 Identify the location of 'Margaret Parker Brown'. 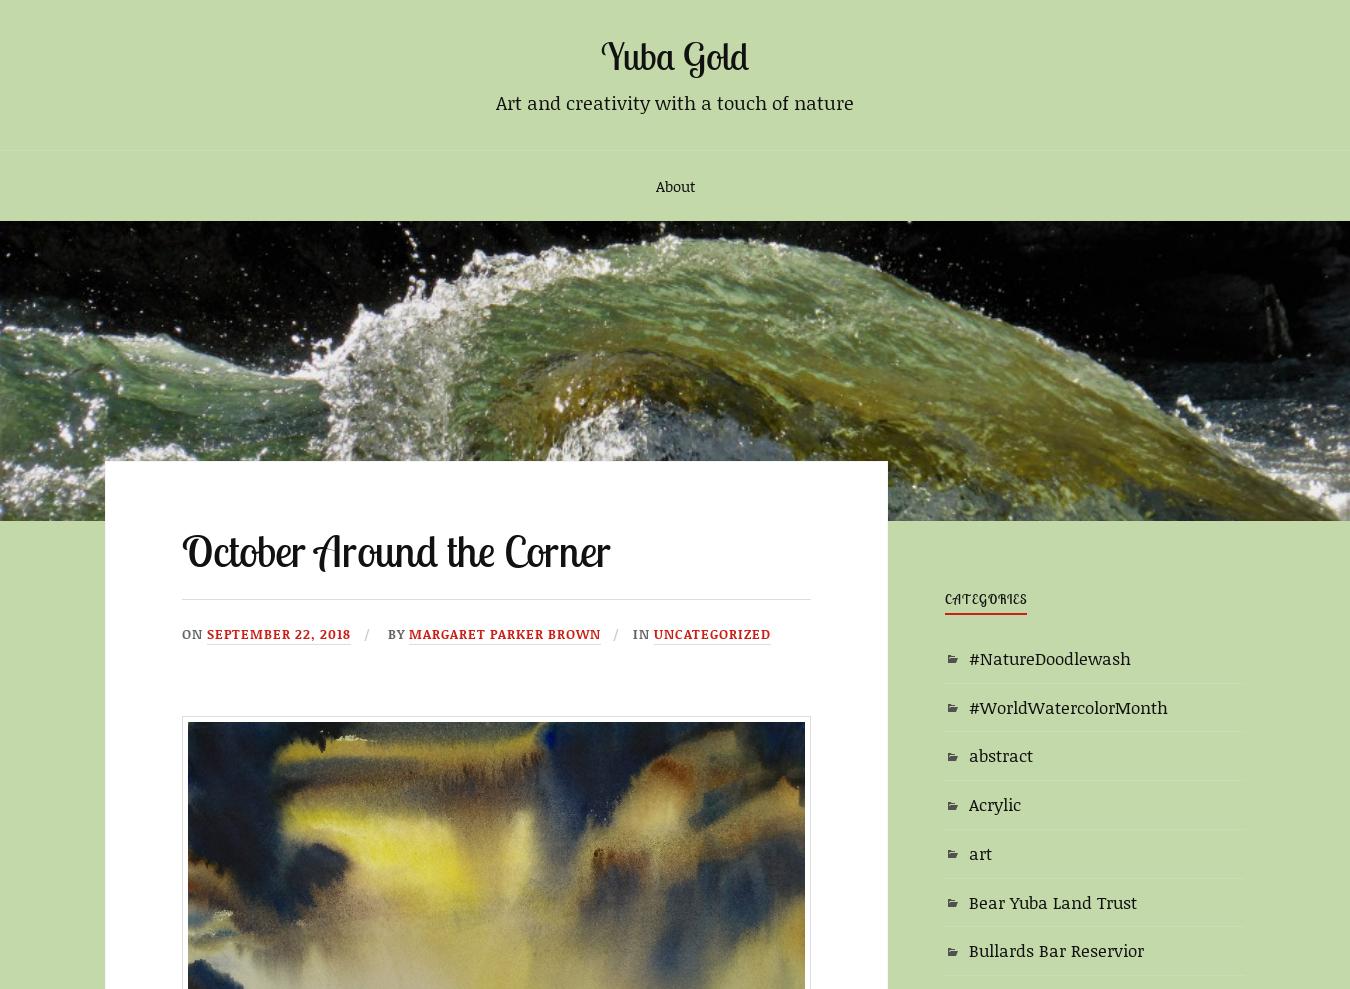
(502, 634).